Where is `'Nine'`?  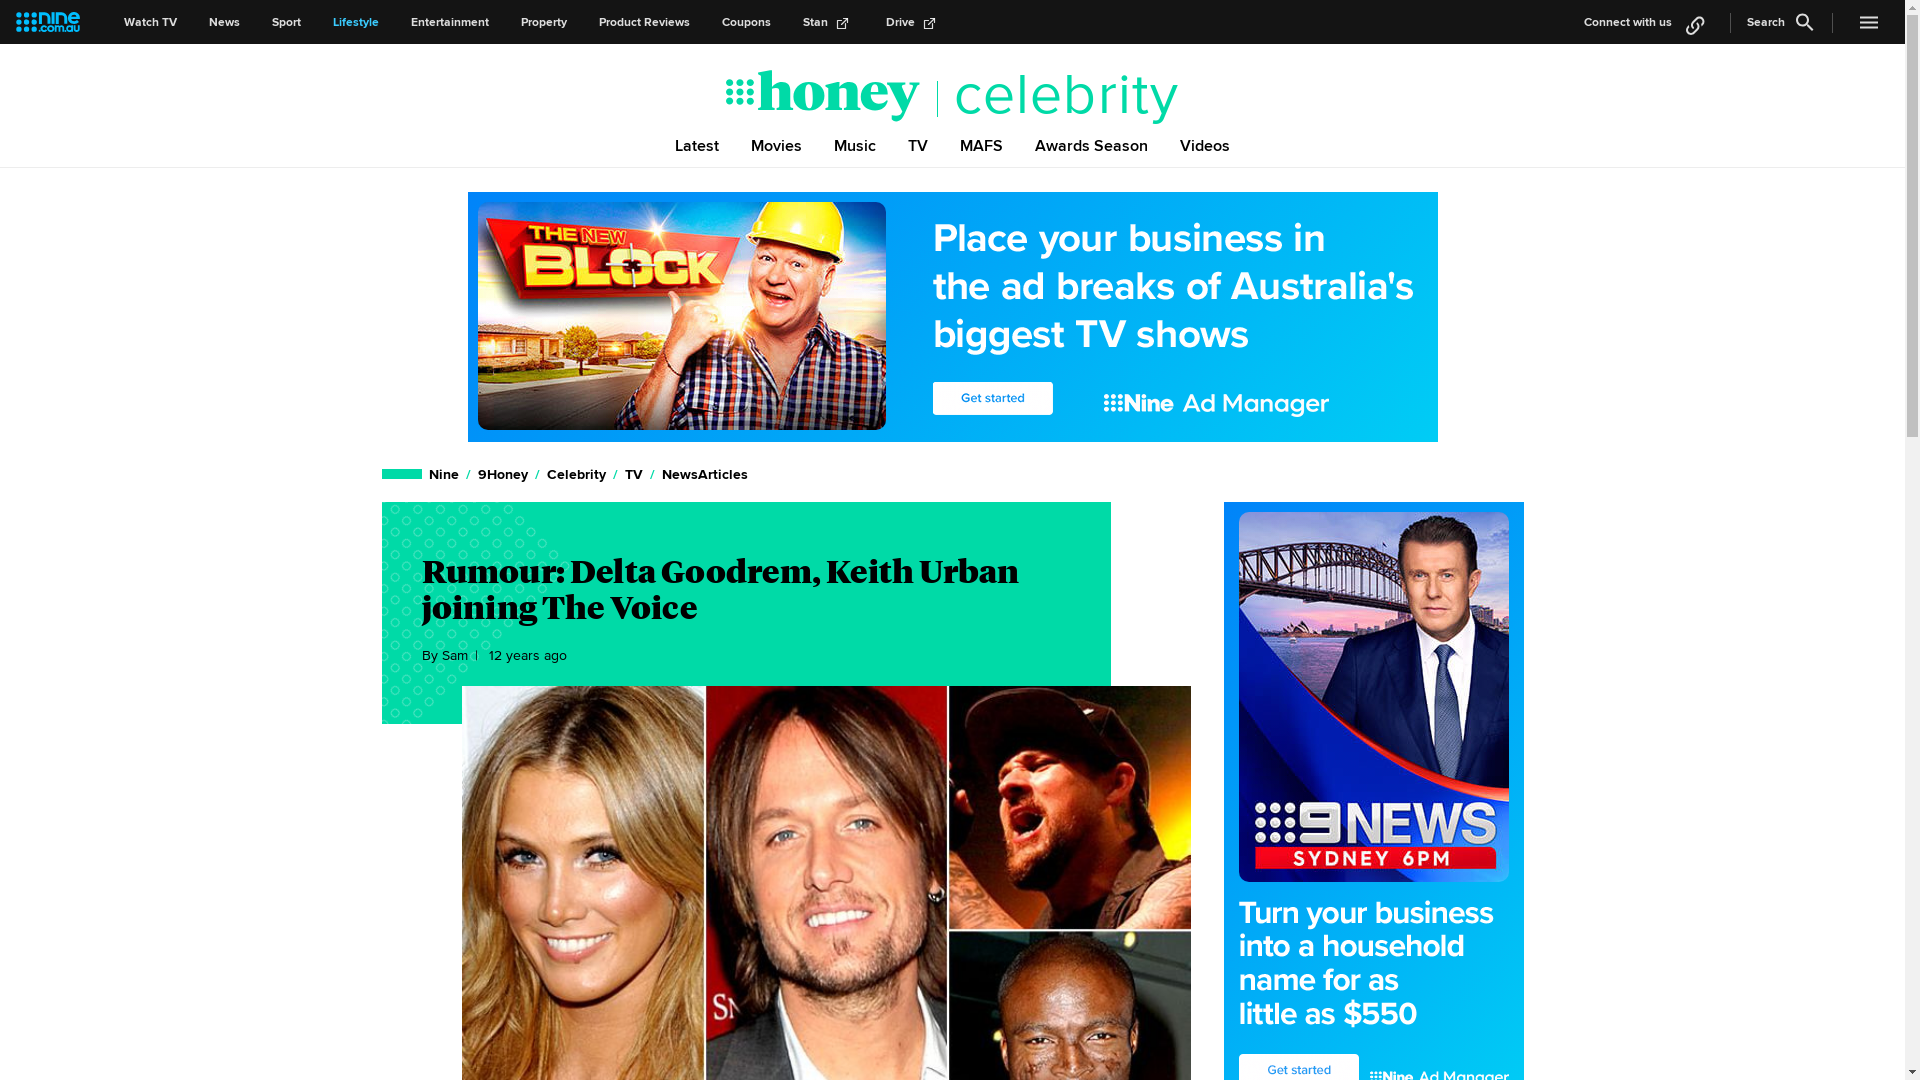
'Nine' is located at coordinates (443, 474).